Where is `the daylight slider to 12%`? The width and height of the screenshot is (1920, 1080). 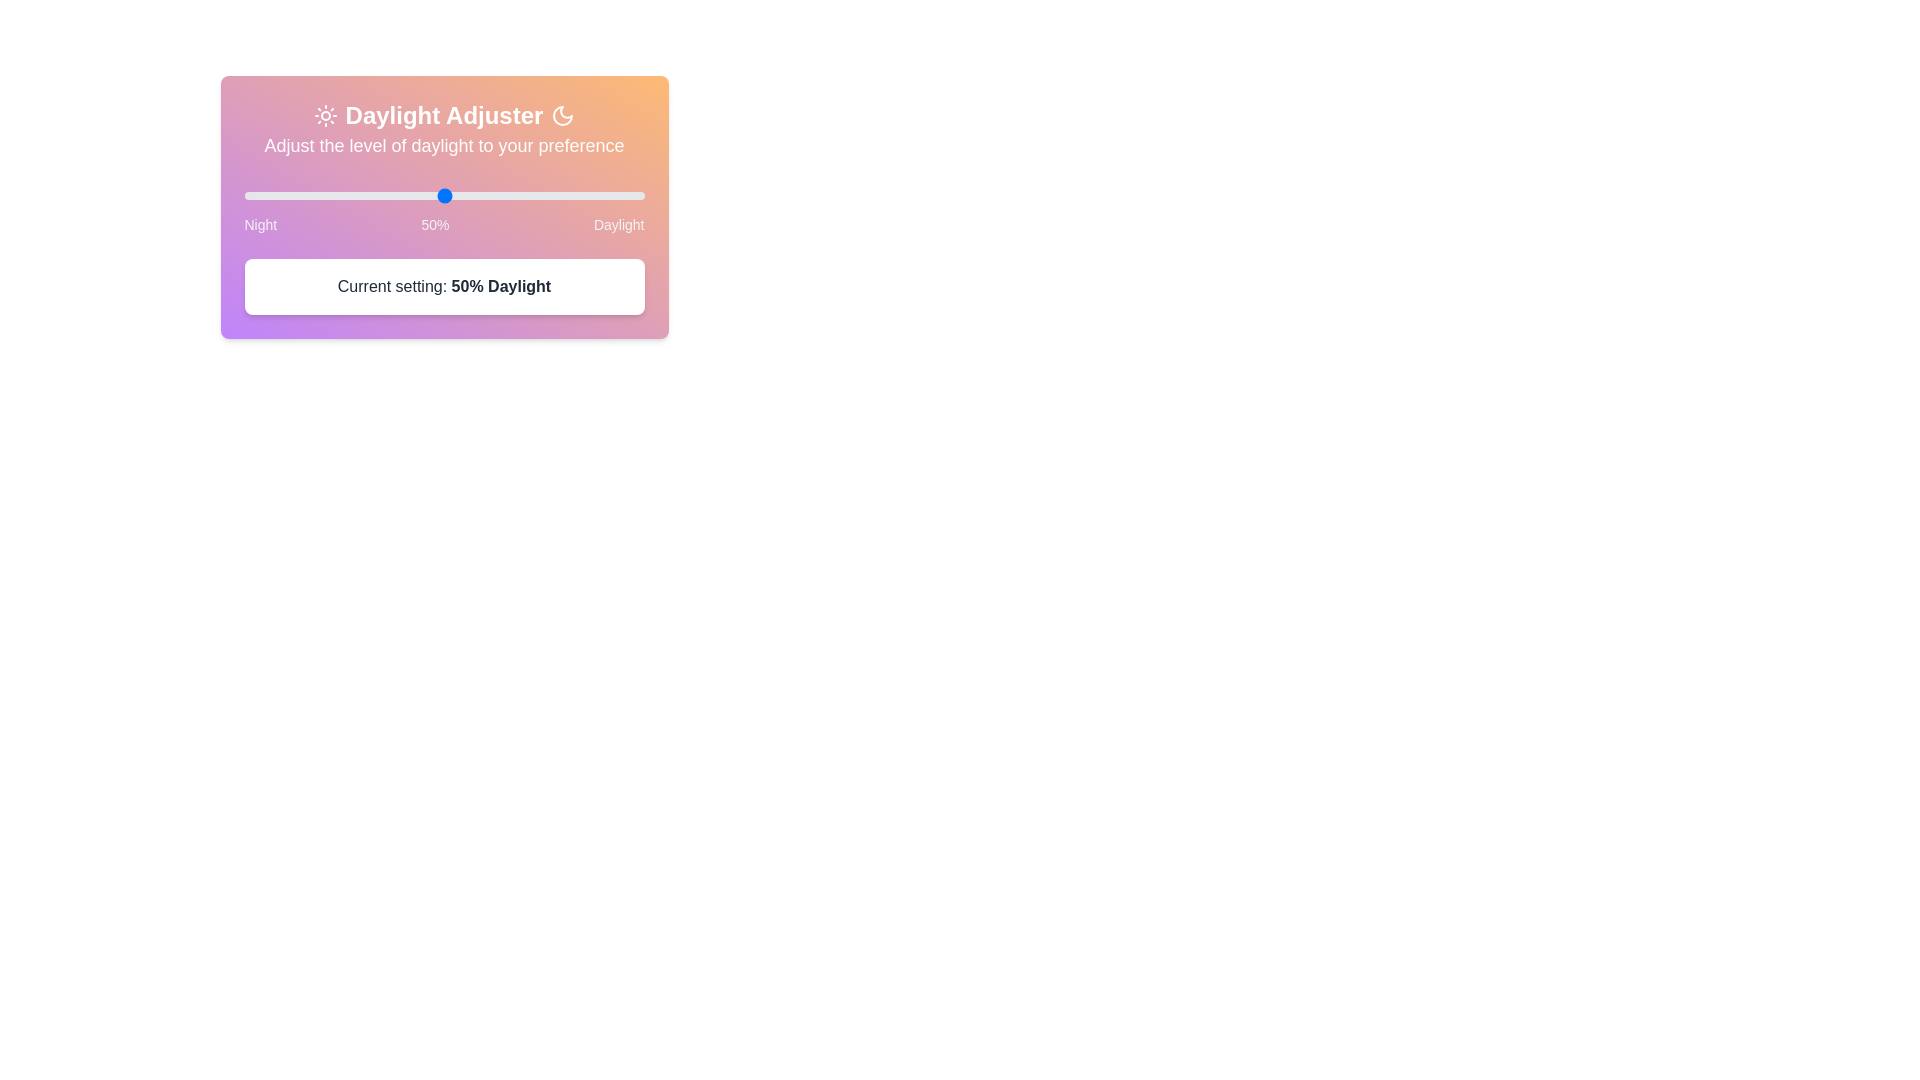 the daylight slider to 12% is located at coordinates (291, 196).